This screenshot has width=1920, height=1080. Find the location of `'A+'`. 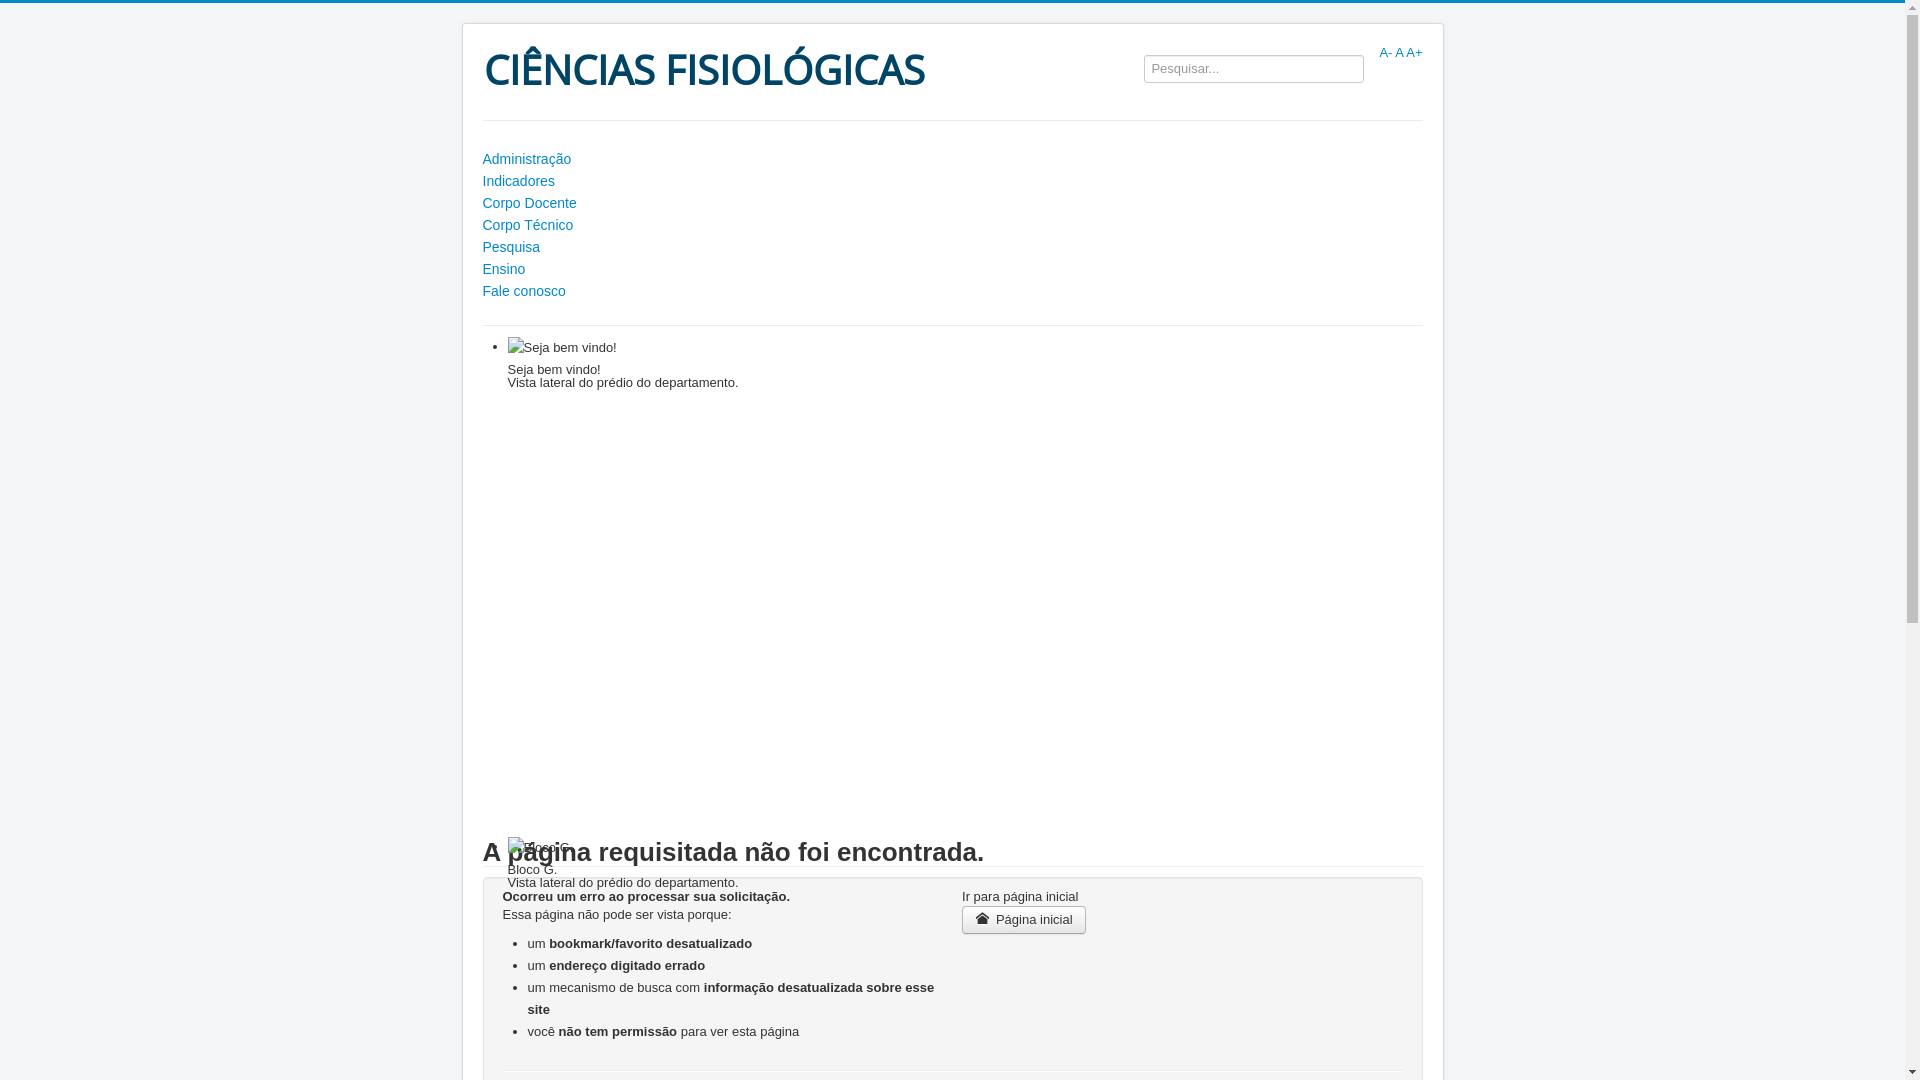

'A+' is located at coordinates (1413, 51).